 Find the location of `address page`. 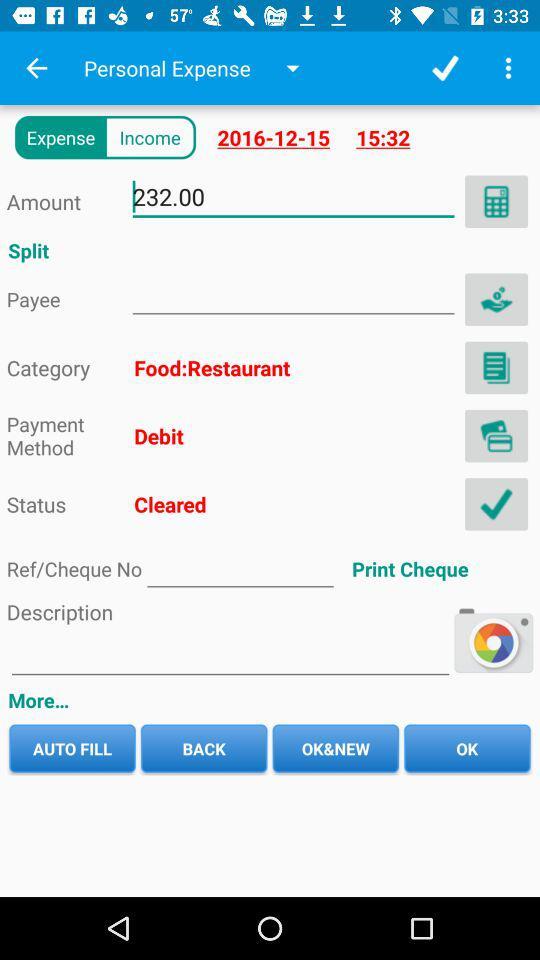

address page is located at coordinates (495, 436).